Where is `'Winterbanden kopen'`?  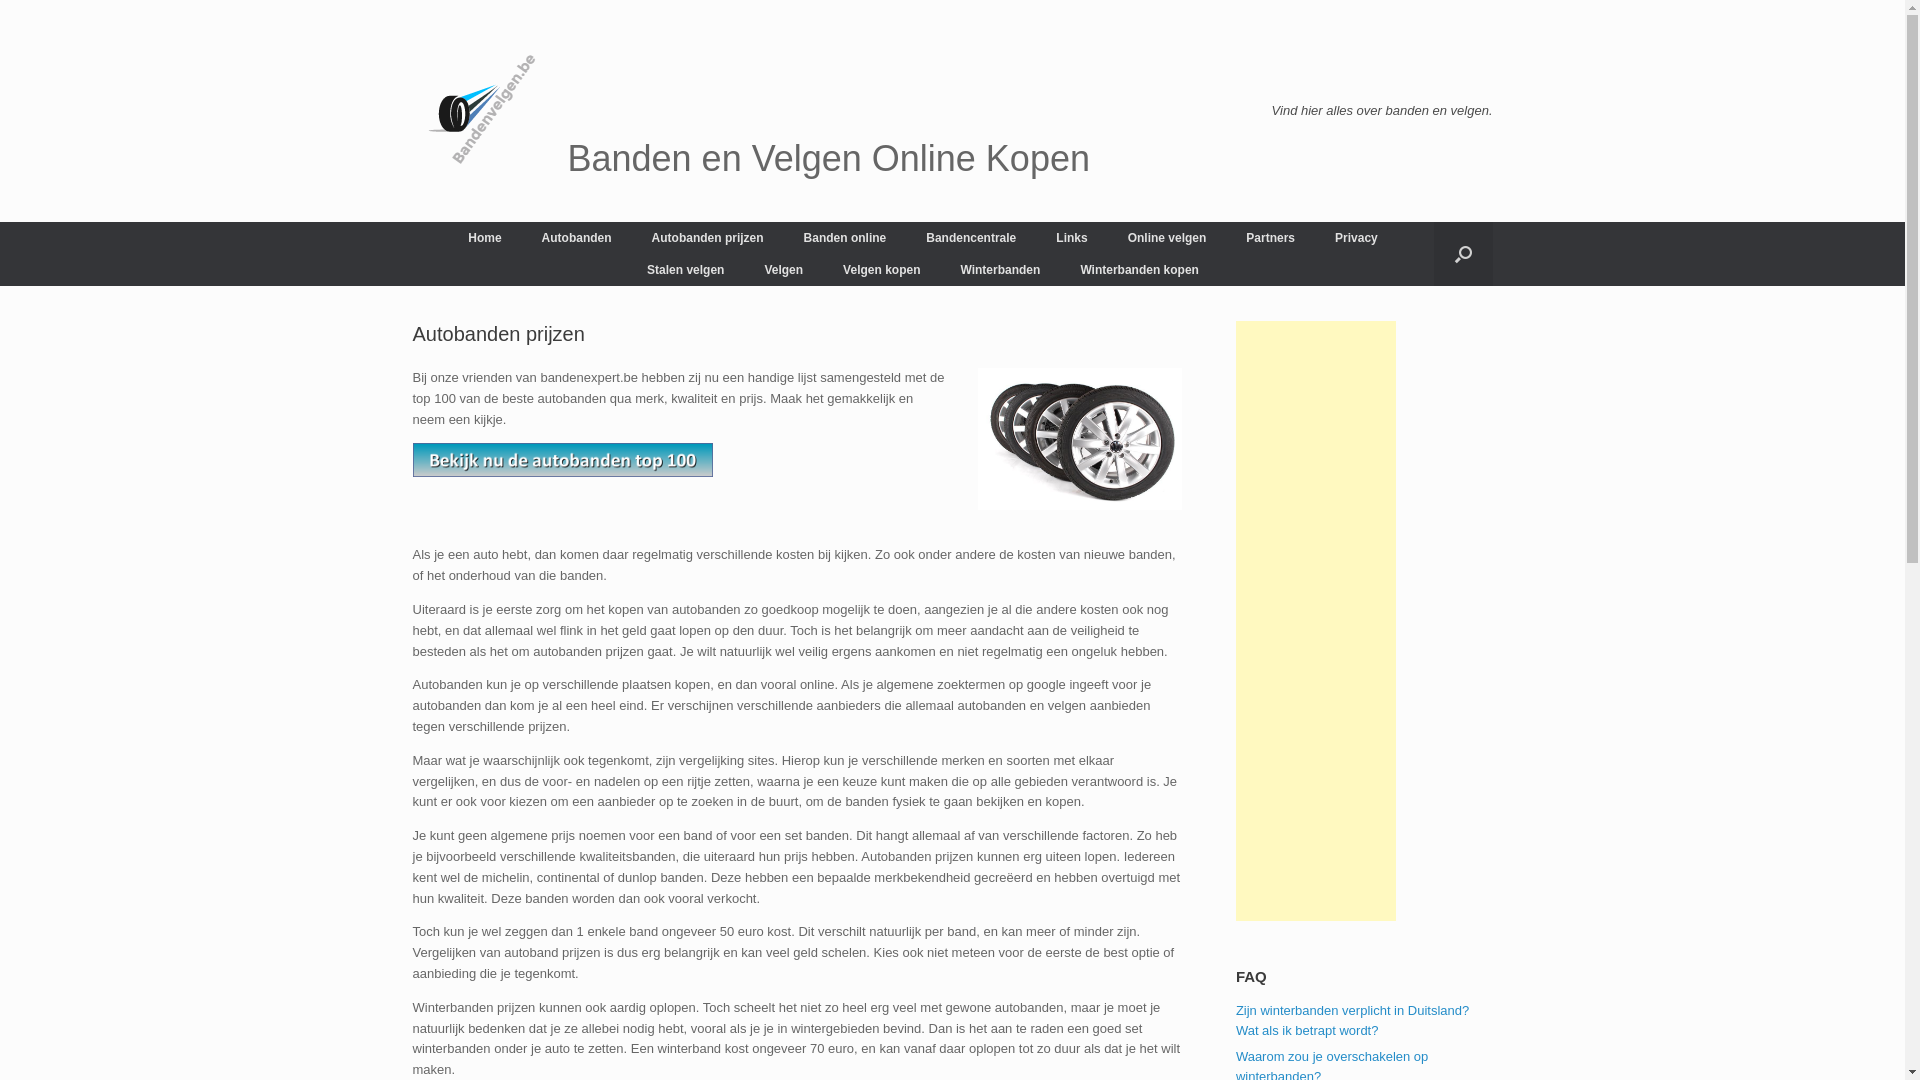
'Winterbanden kopen' is located at coordinates (1139, 270).